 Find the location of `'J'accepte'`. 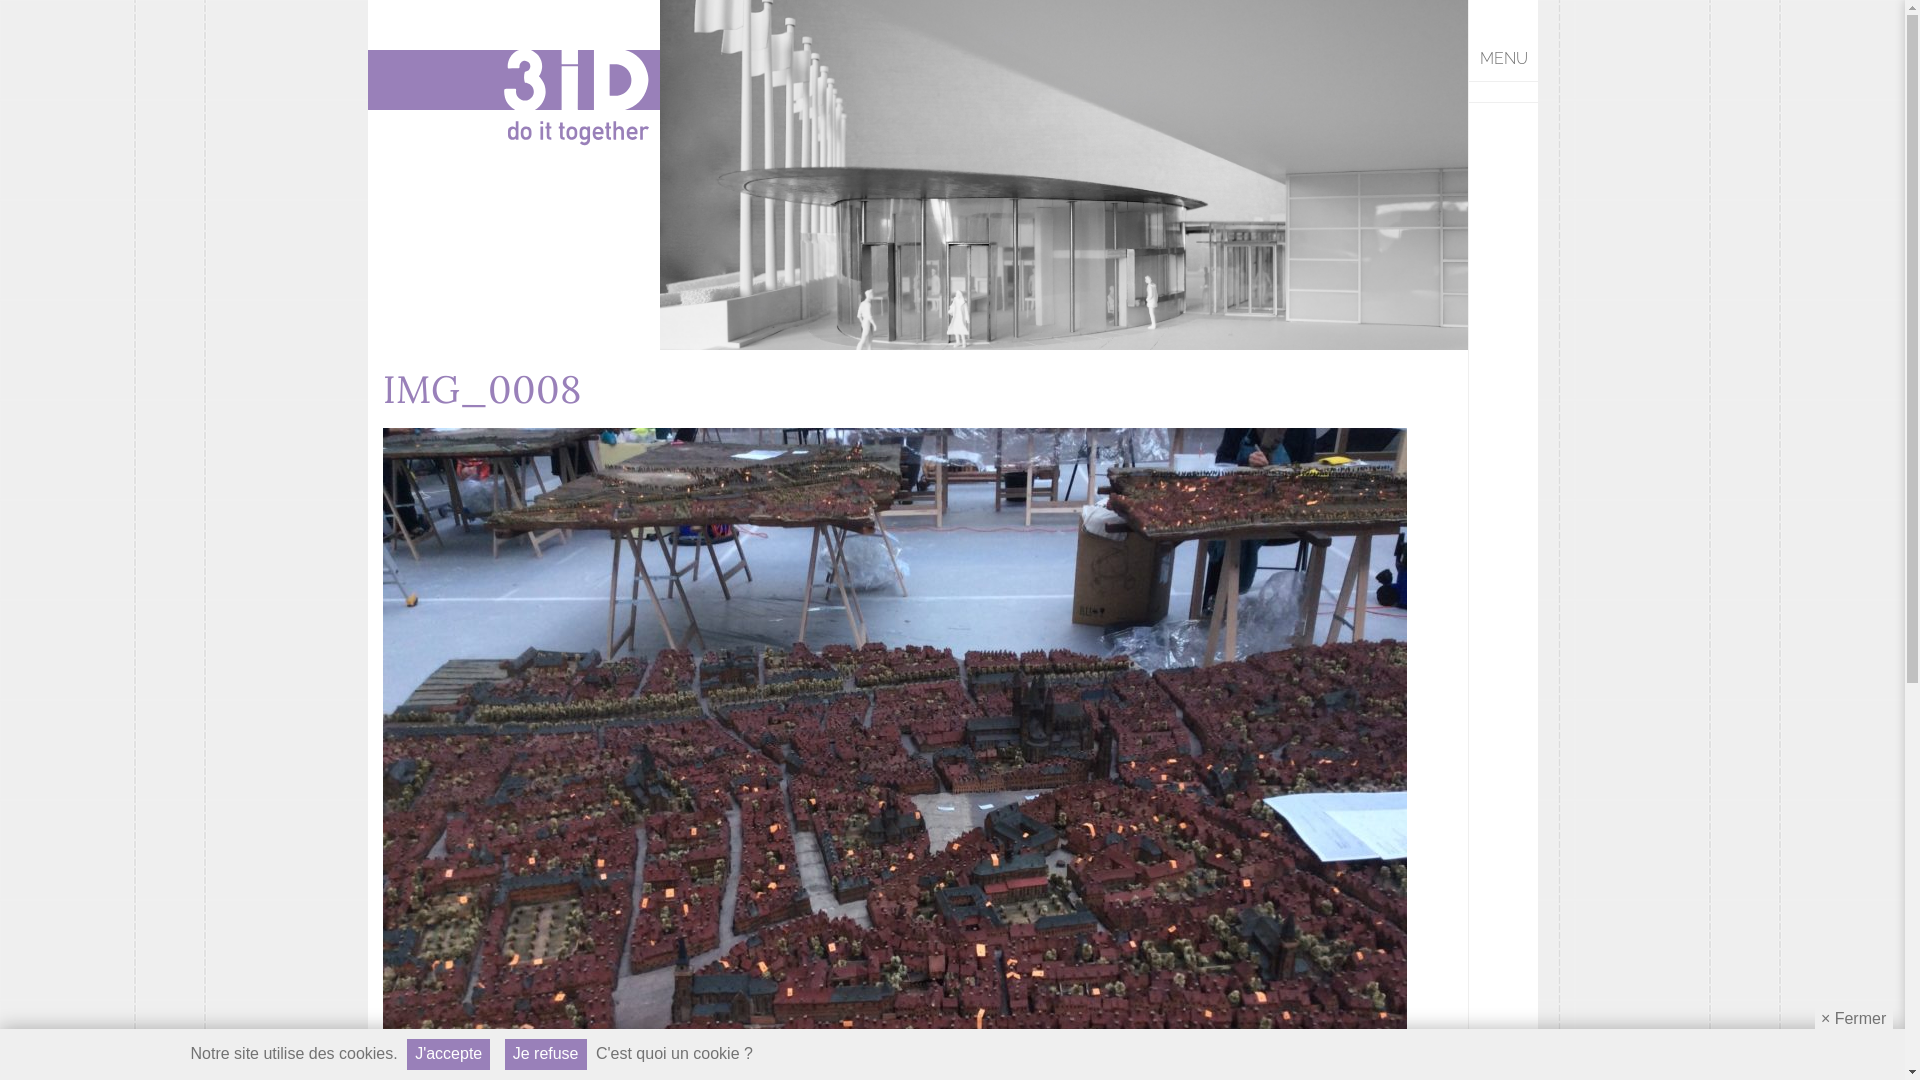

'J'accepte' is located at coordinates (447, 1053).